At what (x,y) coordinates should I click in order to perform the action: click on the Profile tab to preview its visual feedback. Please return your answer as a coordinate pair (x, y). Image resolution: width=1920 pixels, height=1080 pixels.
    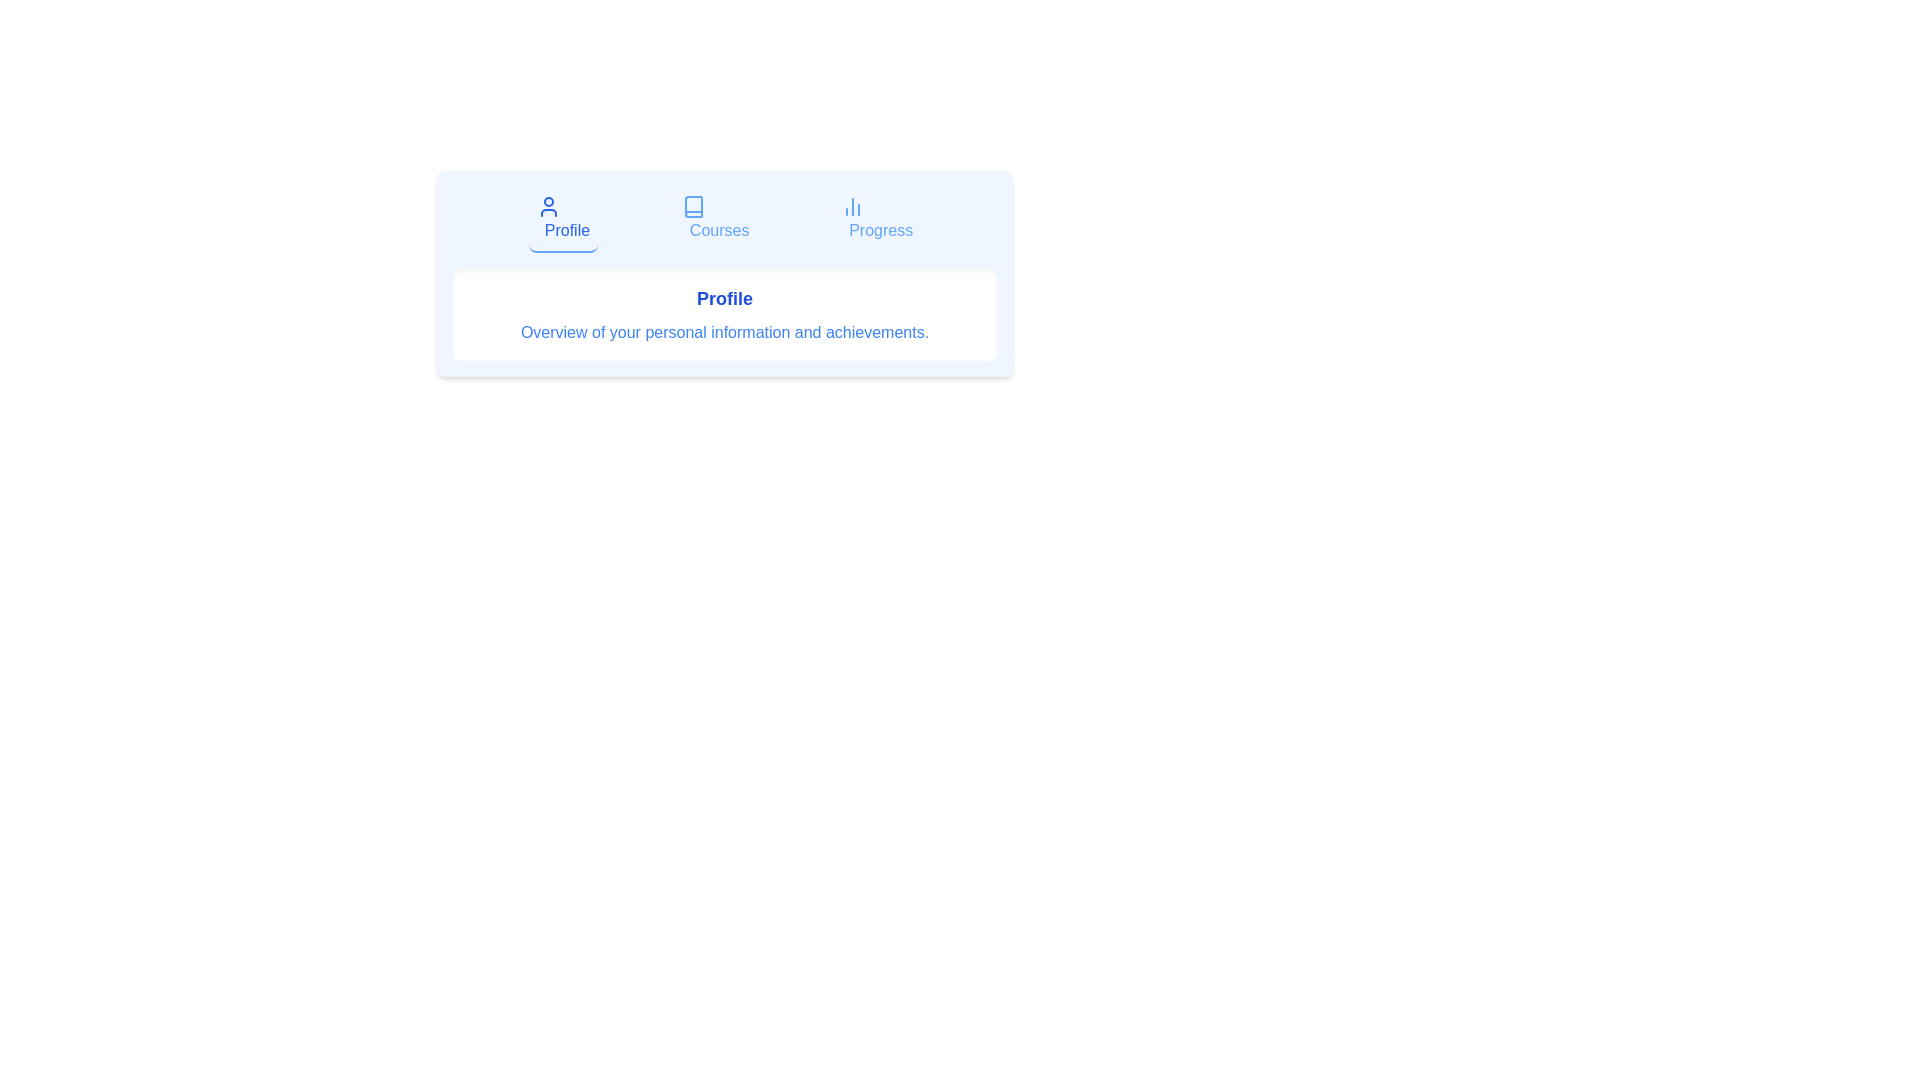
    Looking at the image, I should click on (561, 219).